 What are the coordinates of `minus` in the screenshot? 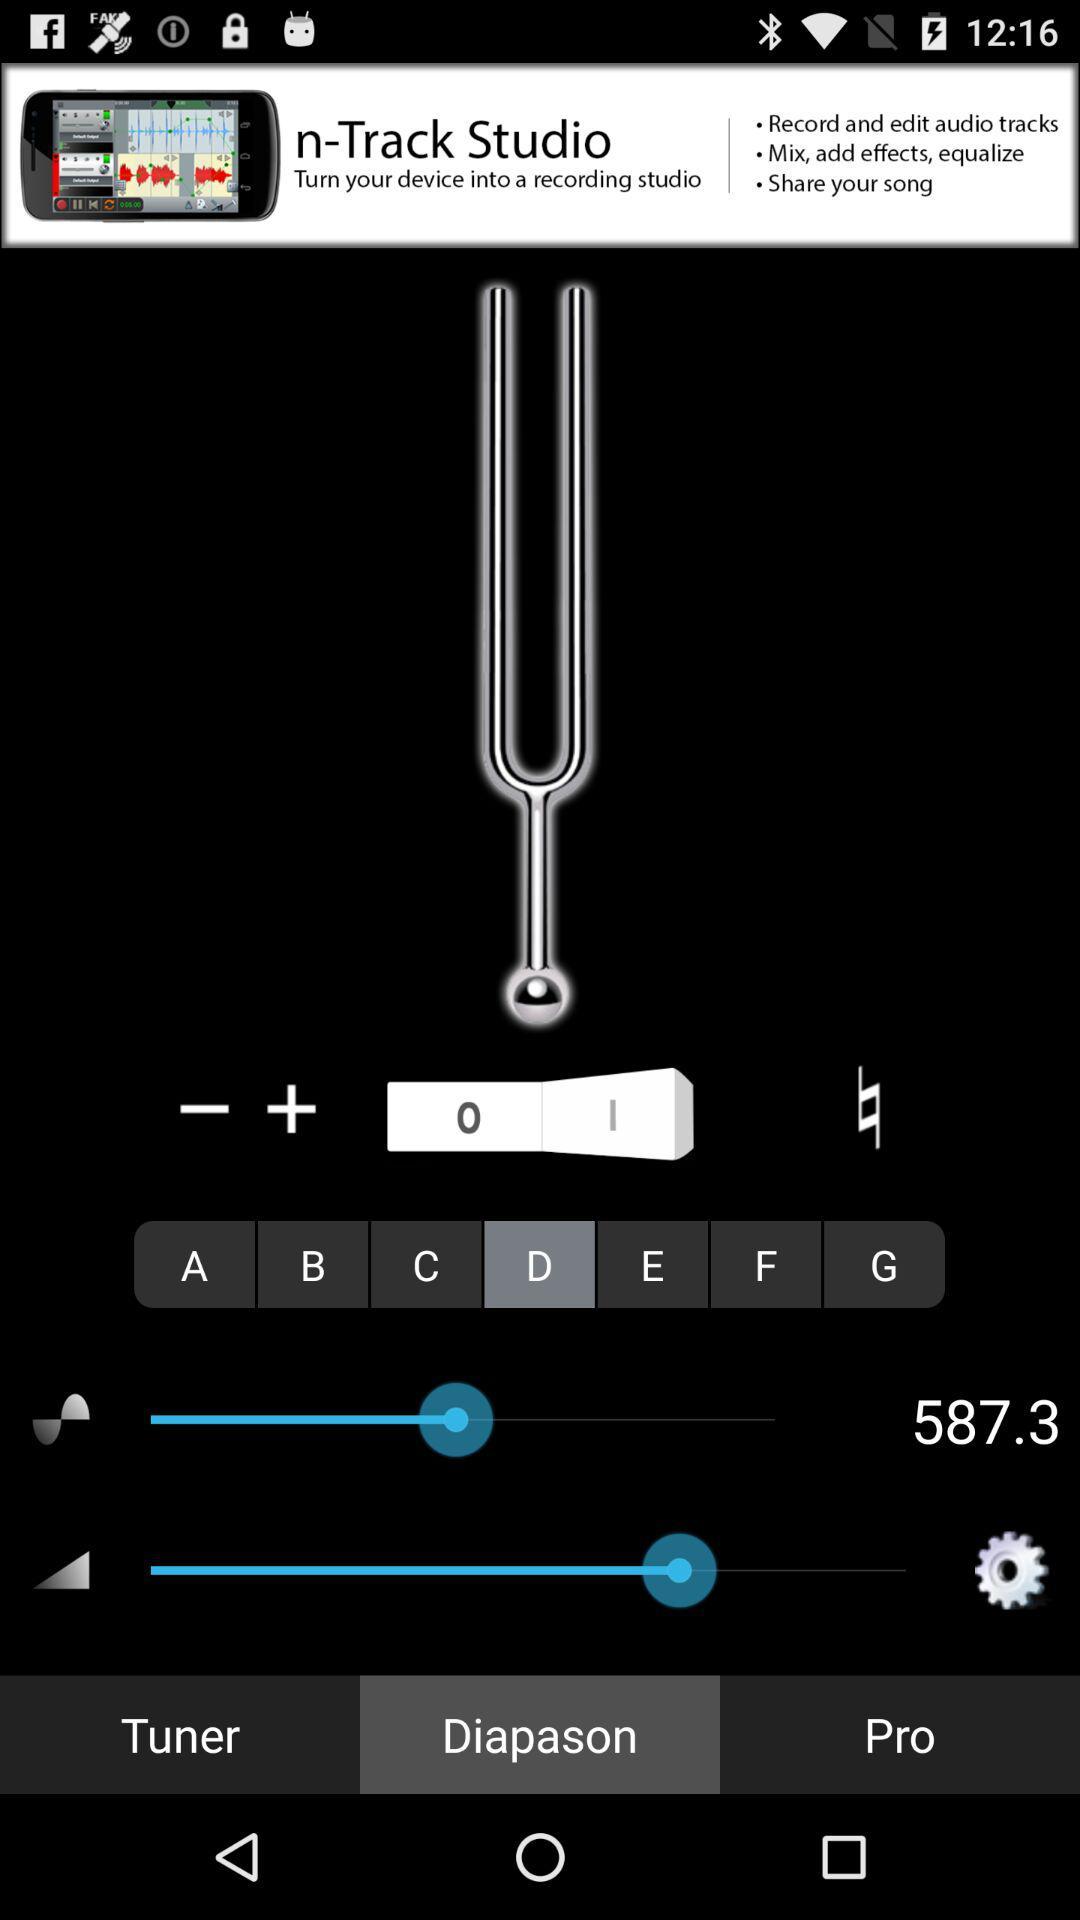 It's located at (205, 1107).